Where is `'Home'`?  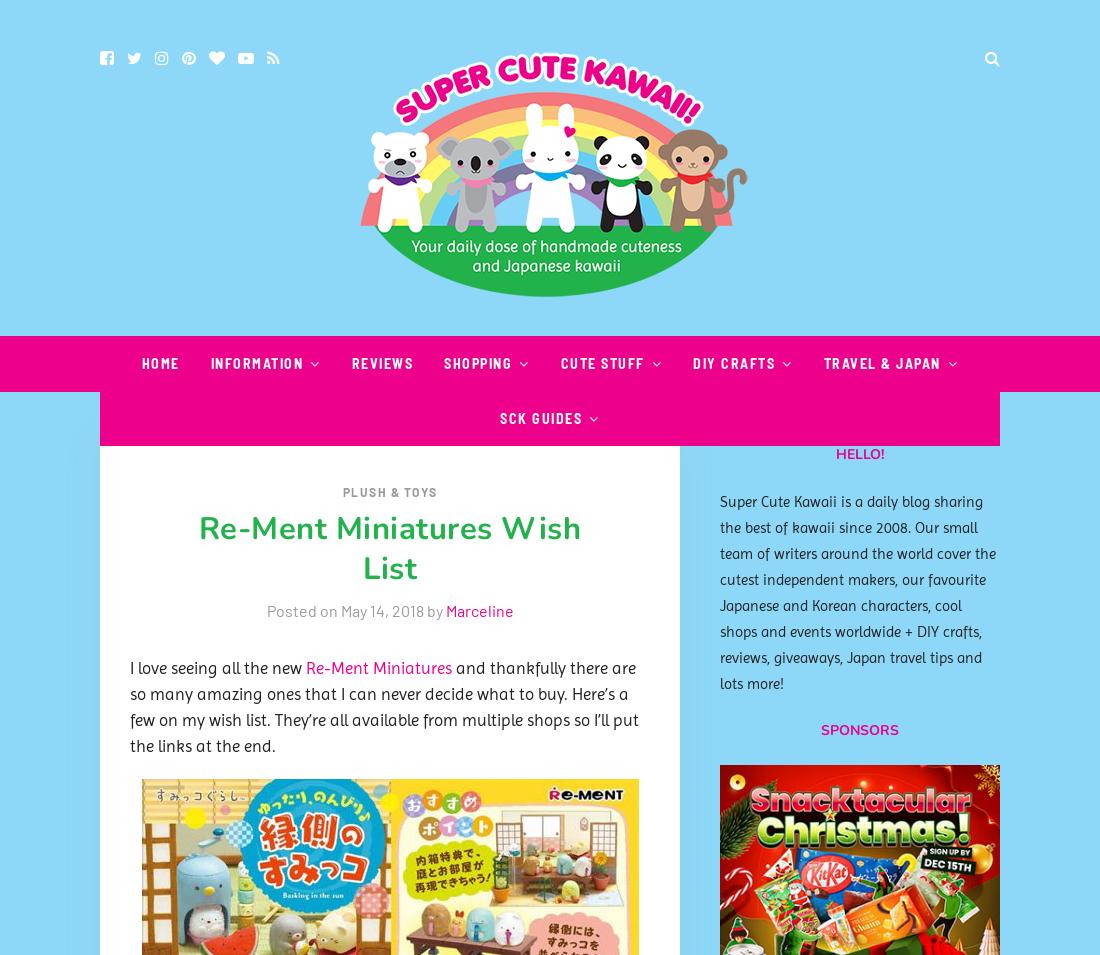
'Home' is located at coordinates (159, 362).